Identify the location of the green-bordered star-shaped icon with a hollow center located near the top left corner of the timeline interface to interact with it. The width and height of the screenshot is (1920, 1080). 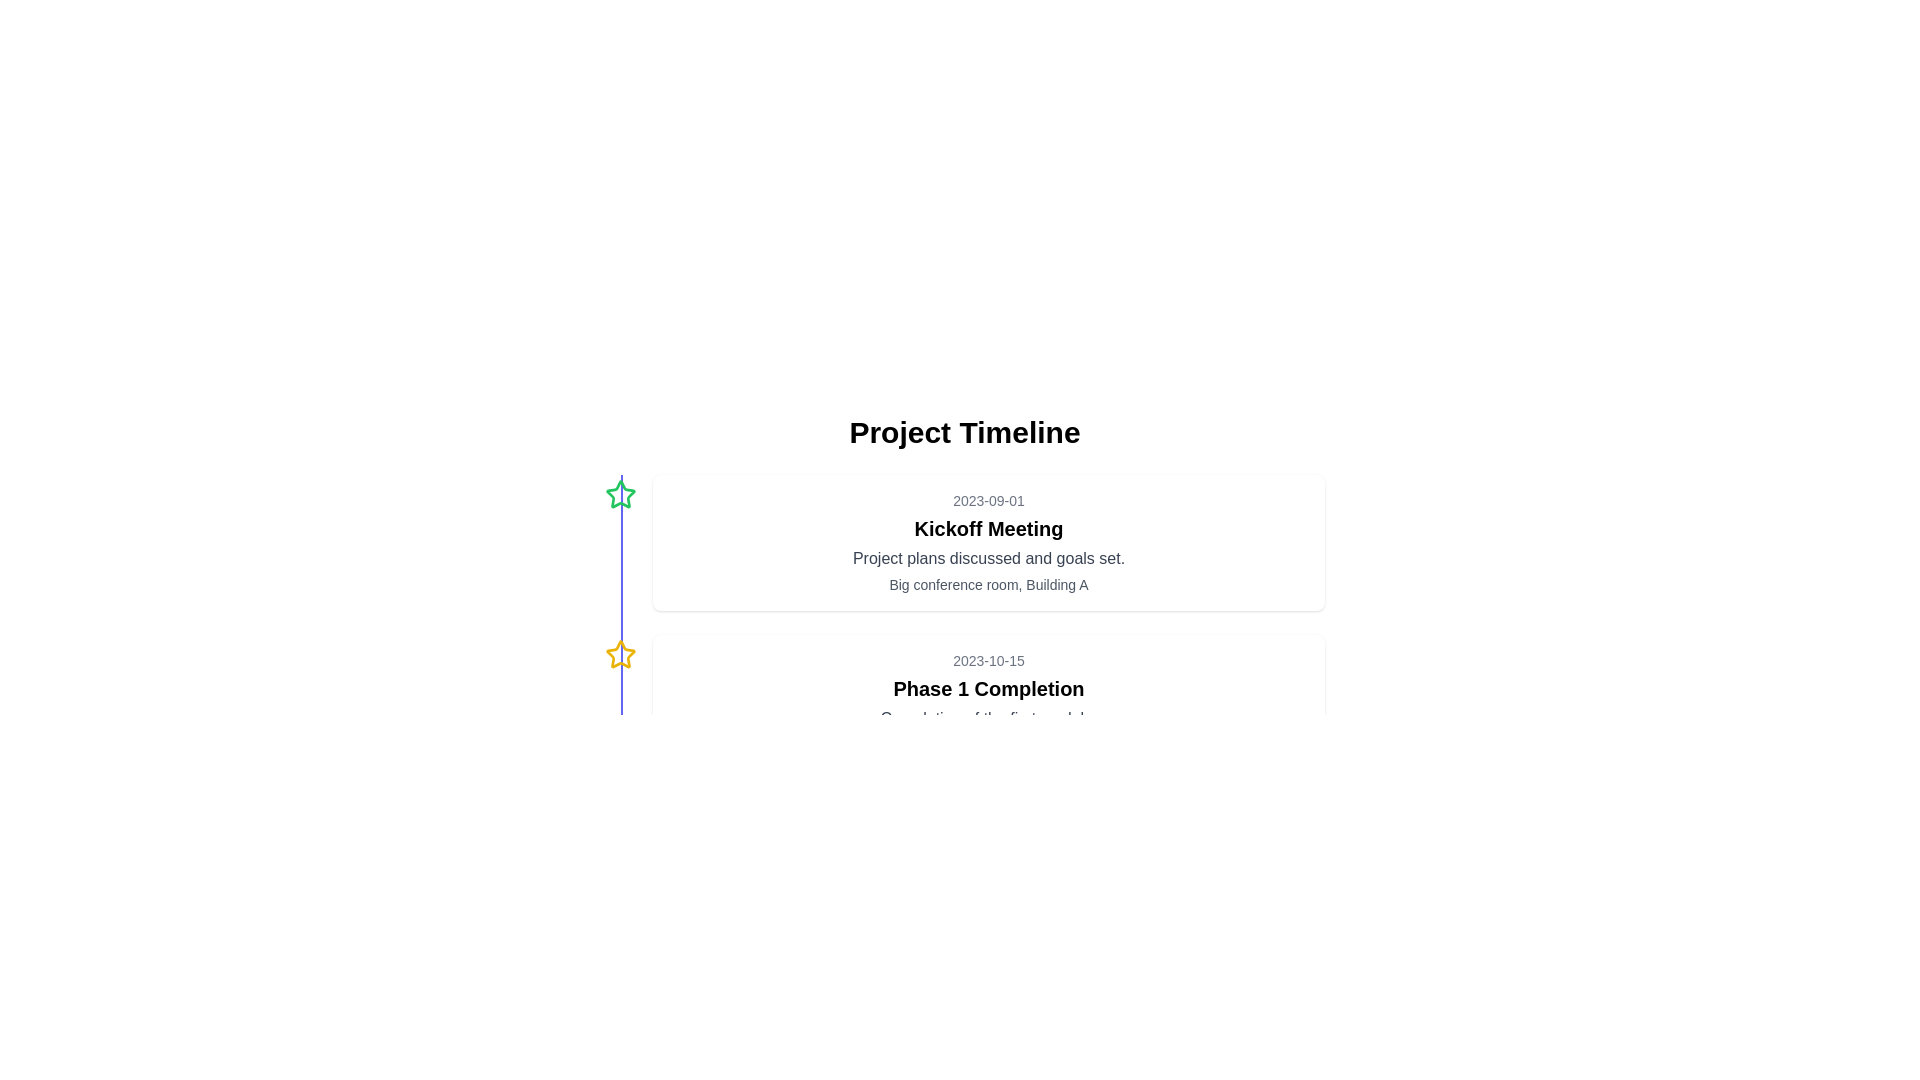
(618, 493).